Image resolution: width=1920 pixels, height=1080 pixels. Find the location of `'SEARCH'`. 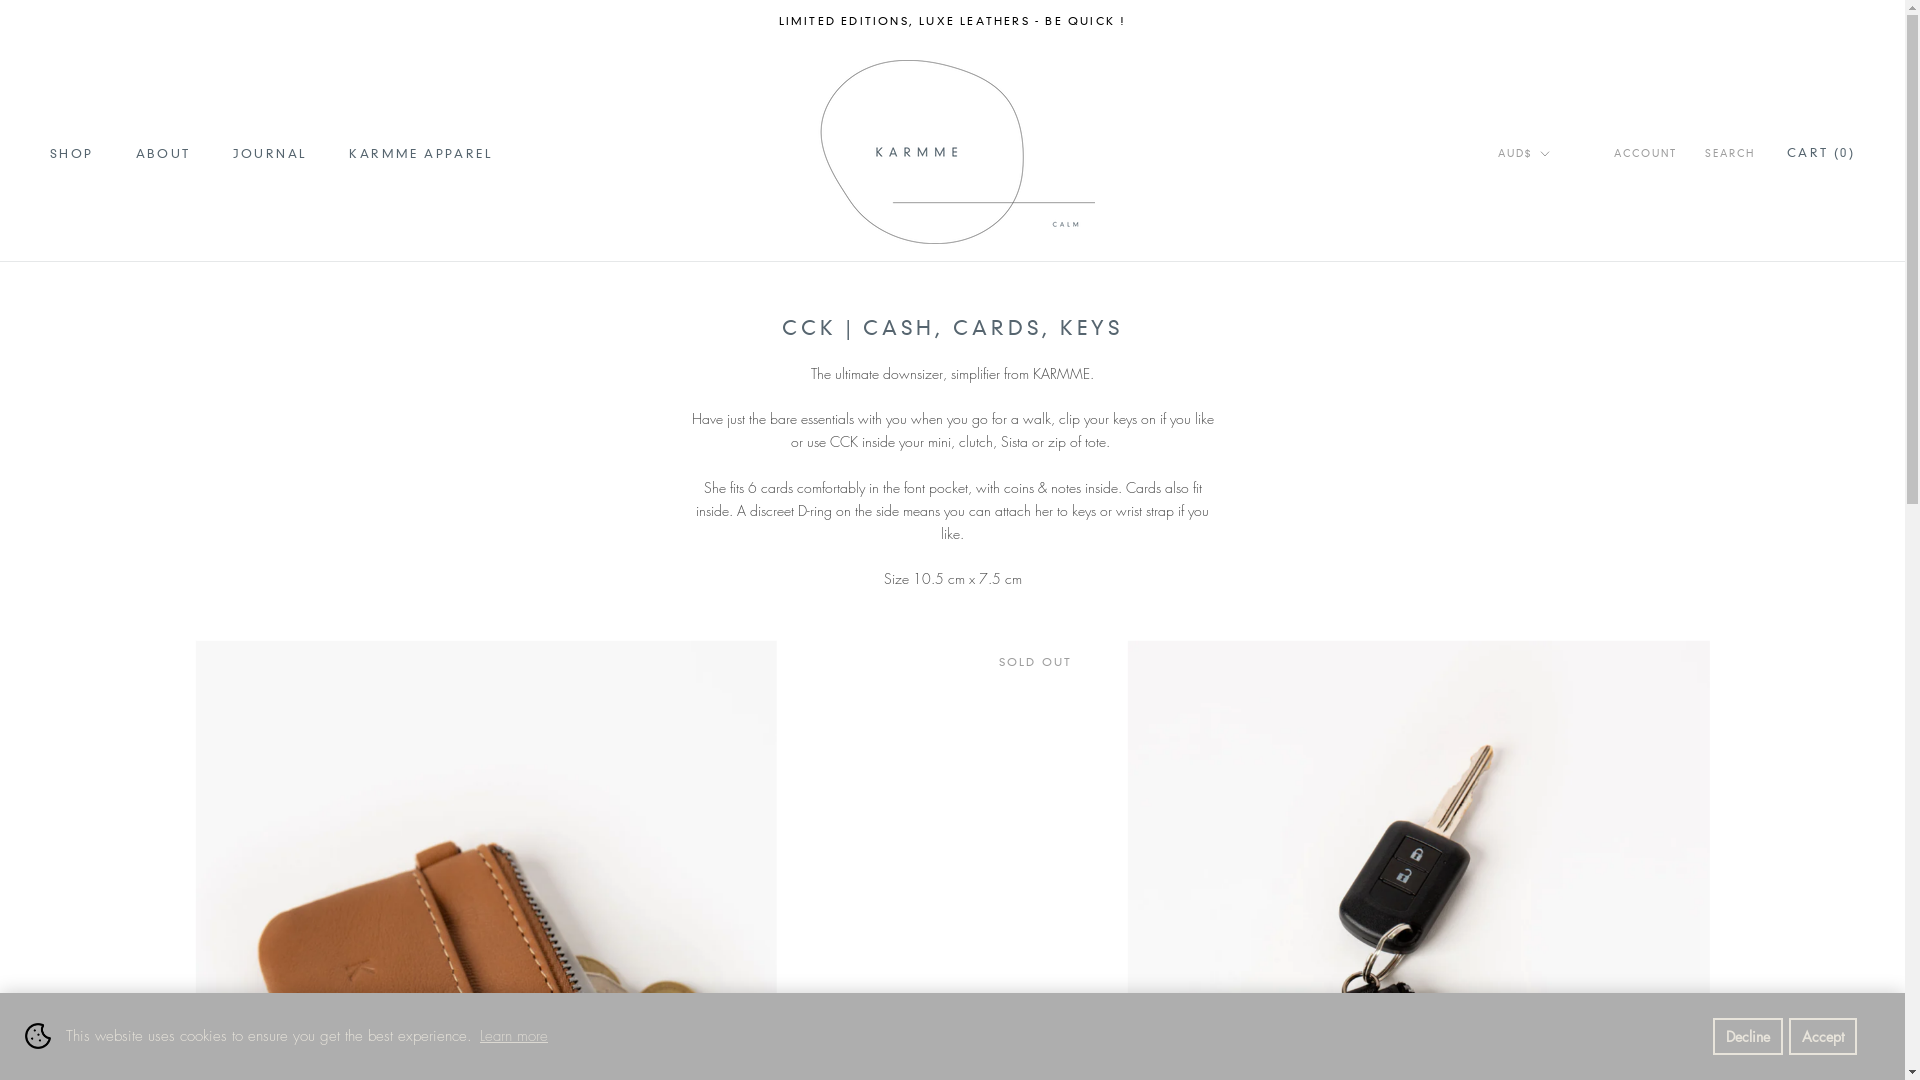

'SEARCH' is located at coordinates (1728, 153).